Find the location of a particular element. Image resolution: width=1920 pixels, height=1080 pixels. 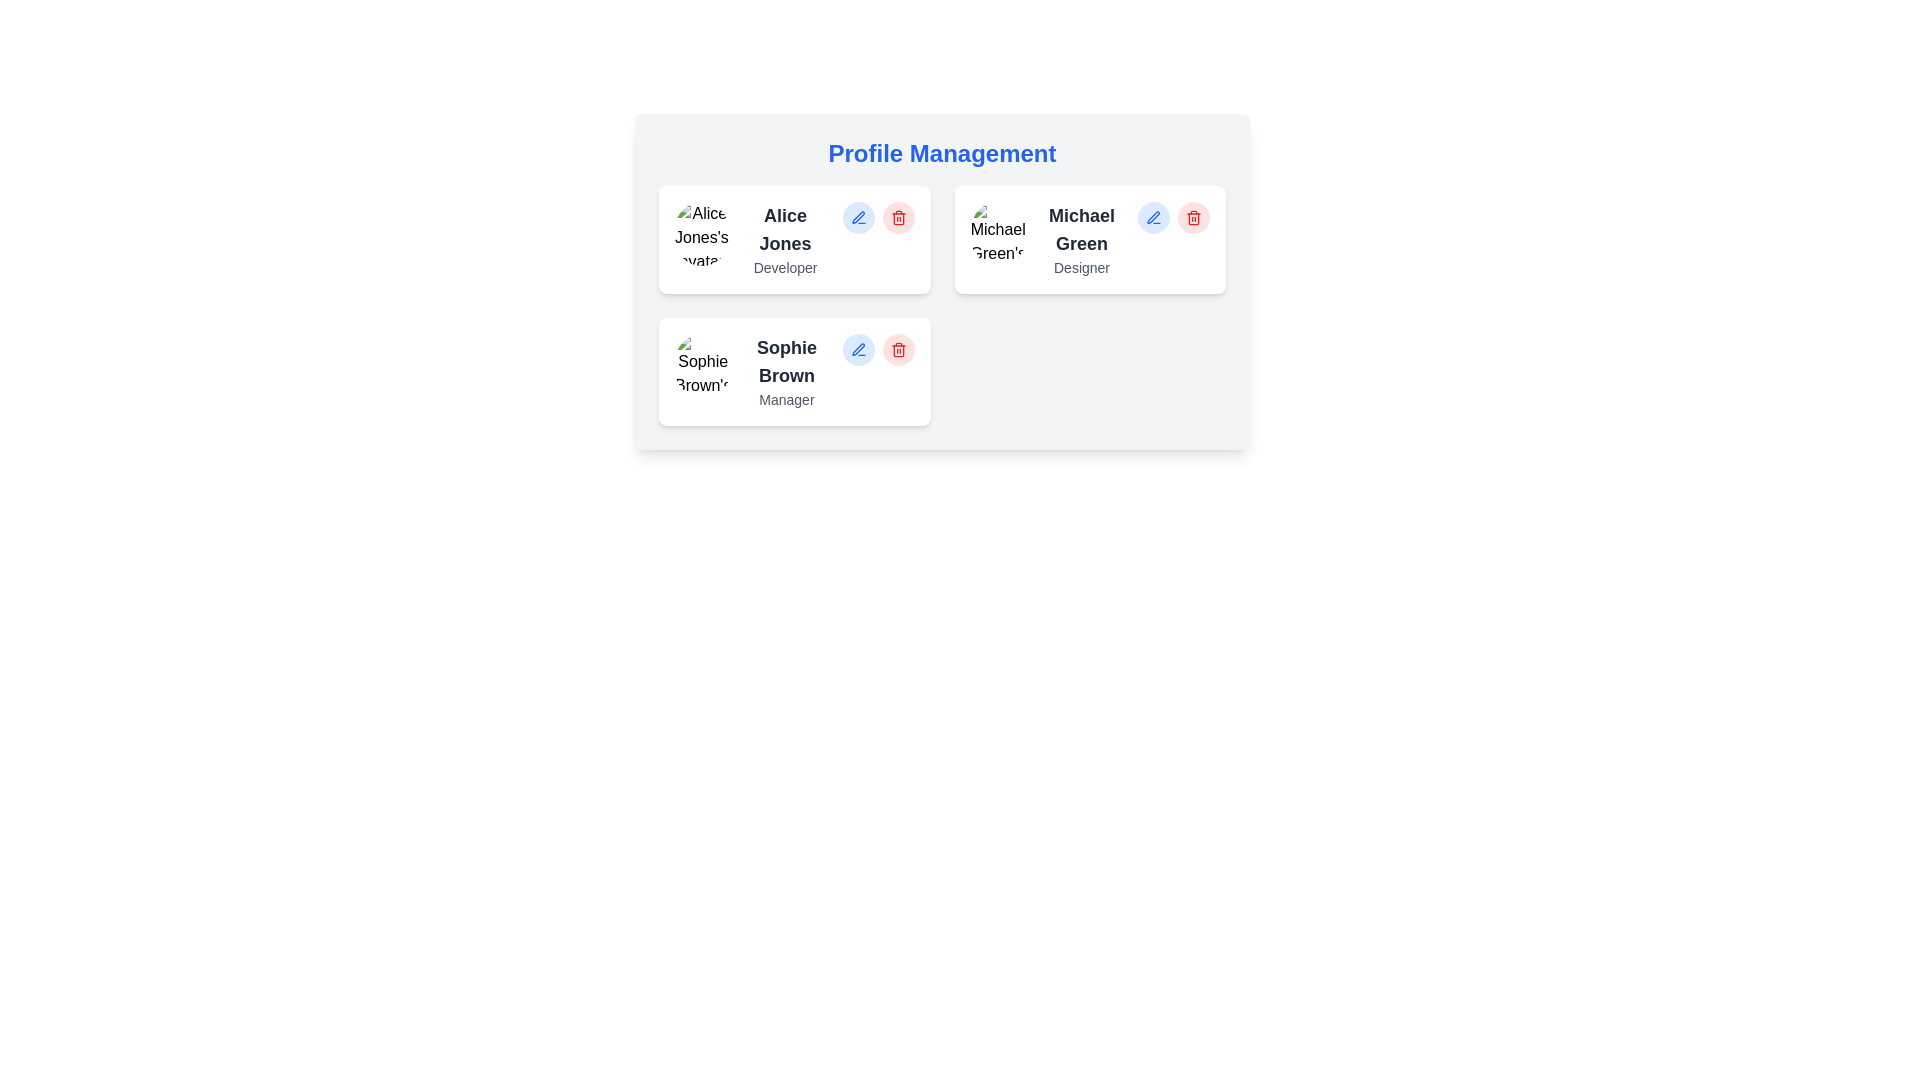

the name display text label located on the third profile card in the Profile Management layout, positioned in the bottom left corner of the grid is located at coordinates (786, 362).